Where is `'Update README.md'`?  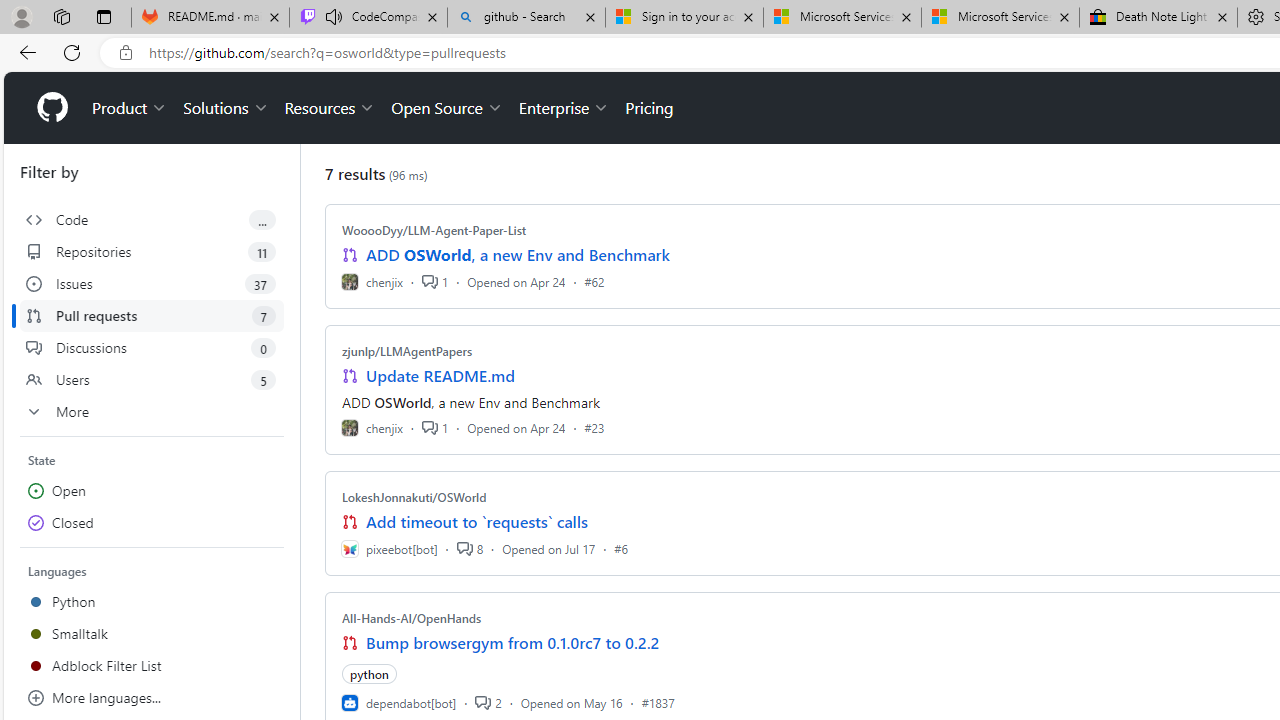 'Update README.md' is located at coordinates (439, 376).